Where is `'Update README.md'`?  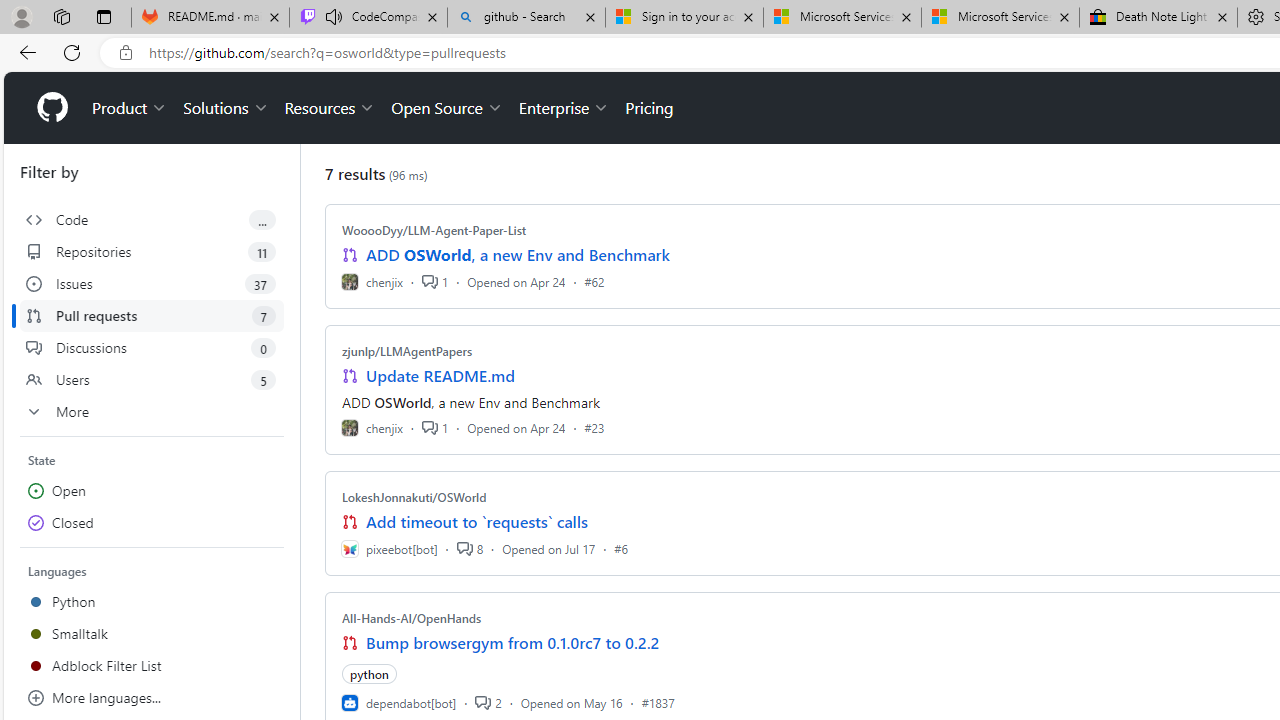 'Update README.md' is located at coordinates (439, 376).